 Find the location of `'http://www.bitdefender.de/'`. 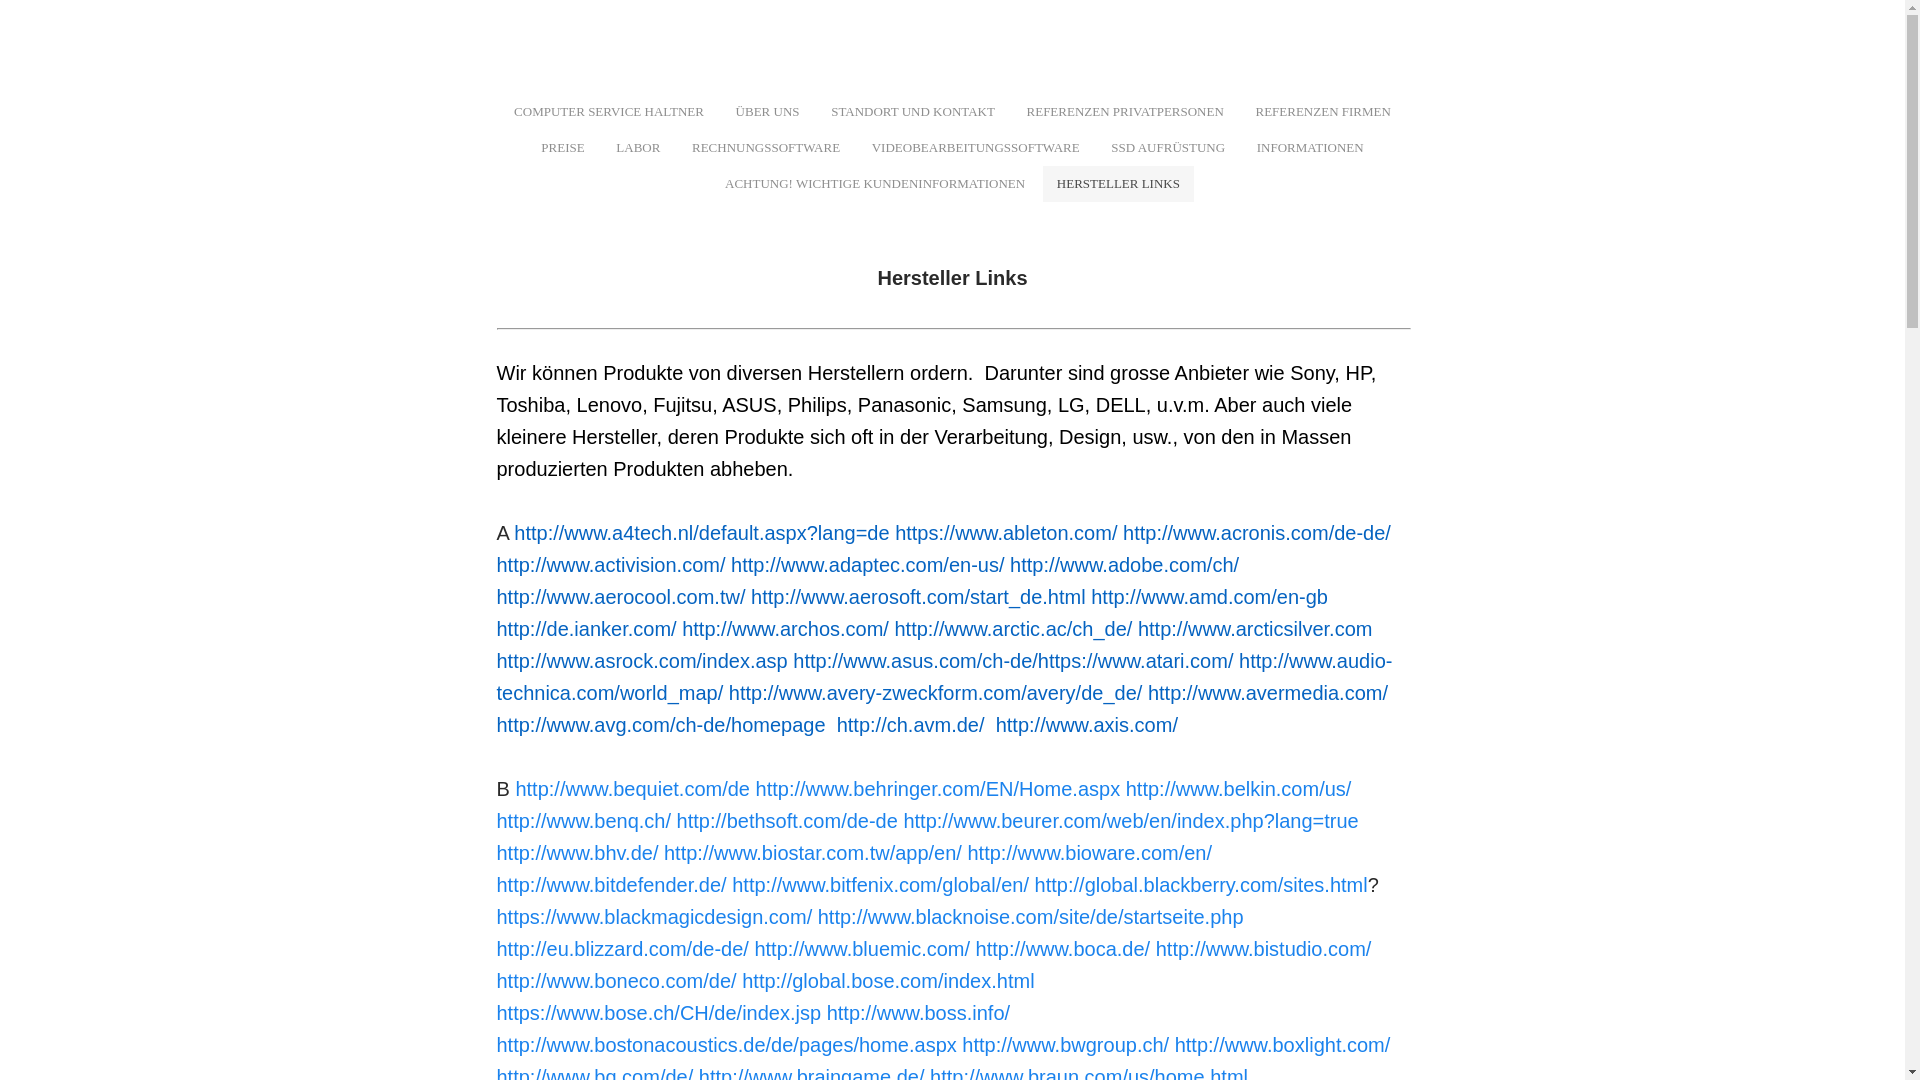

'http://www.bitdefender.de/' is located at coordinates (495, 883).